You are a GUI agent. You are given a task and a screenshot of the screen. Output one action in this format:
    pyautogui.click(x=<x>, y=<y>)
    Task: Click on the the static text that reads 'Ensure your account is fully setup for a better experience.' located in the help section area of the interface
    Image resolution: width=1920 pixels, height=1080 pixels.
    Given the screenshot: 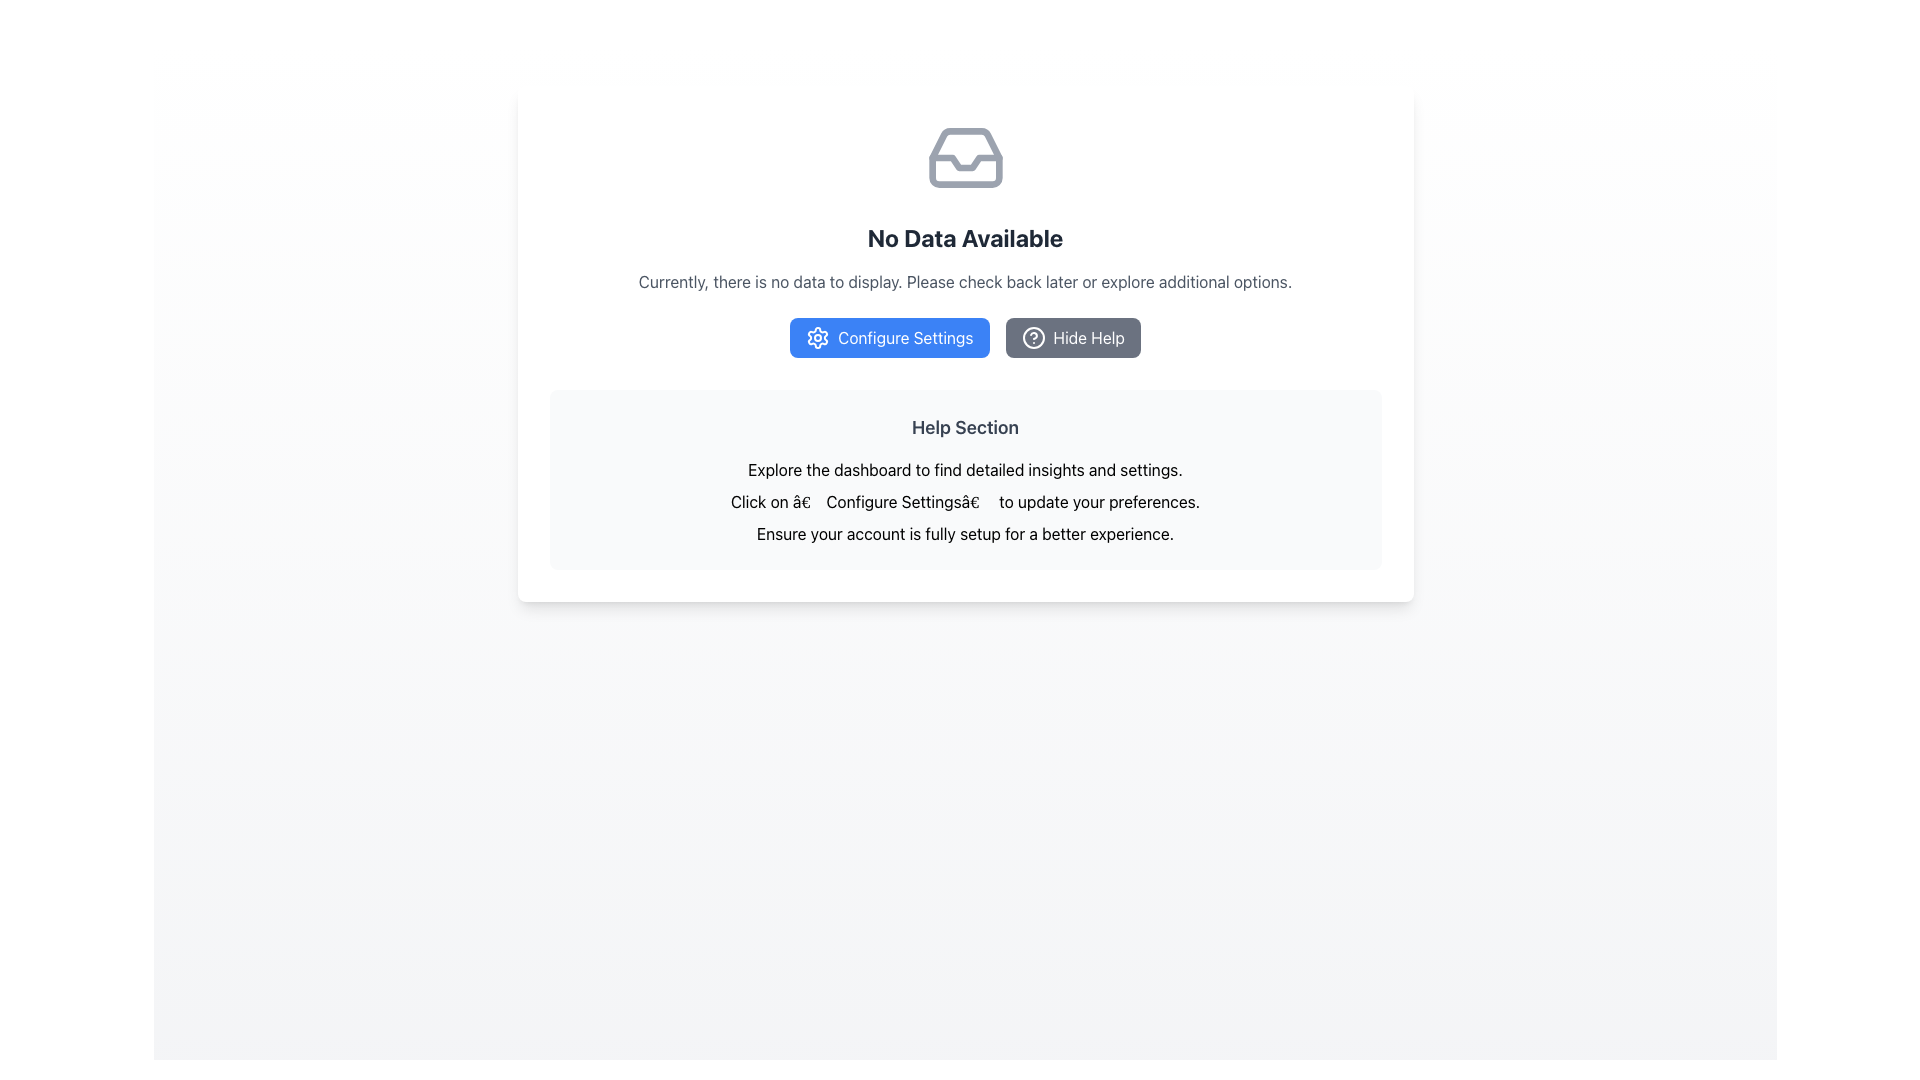 What is the action you would take?
    pyautogui.click(x=965, y=532)
    